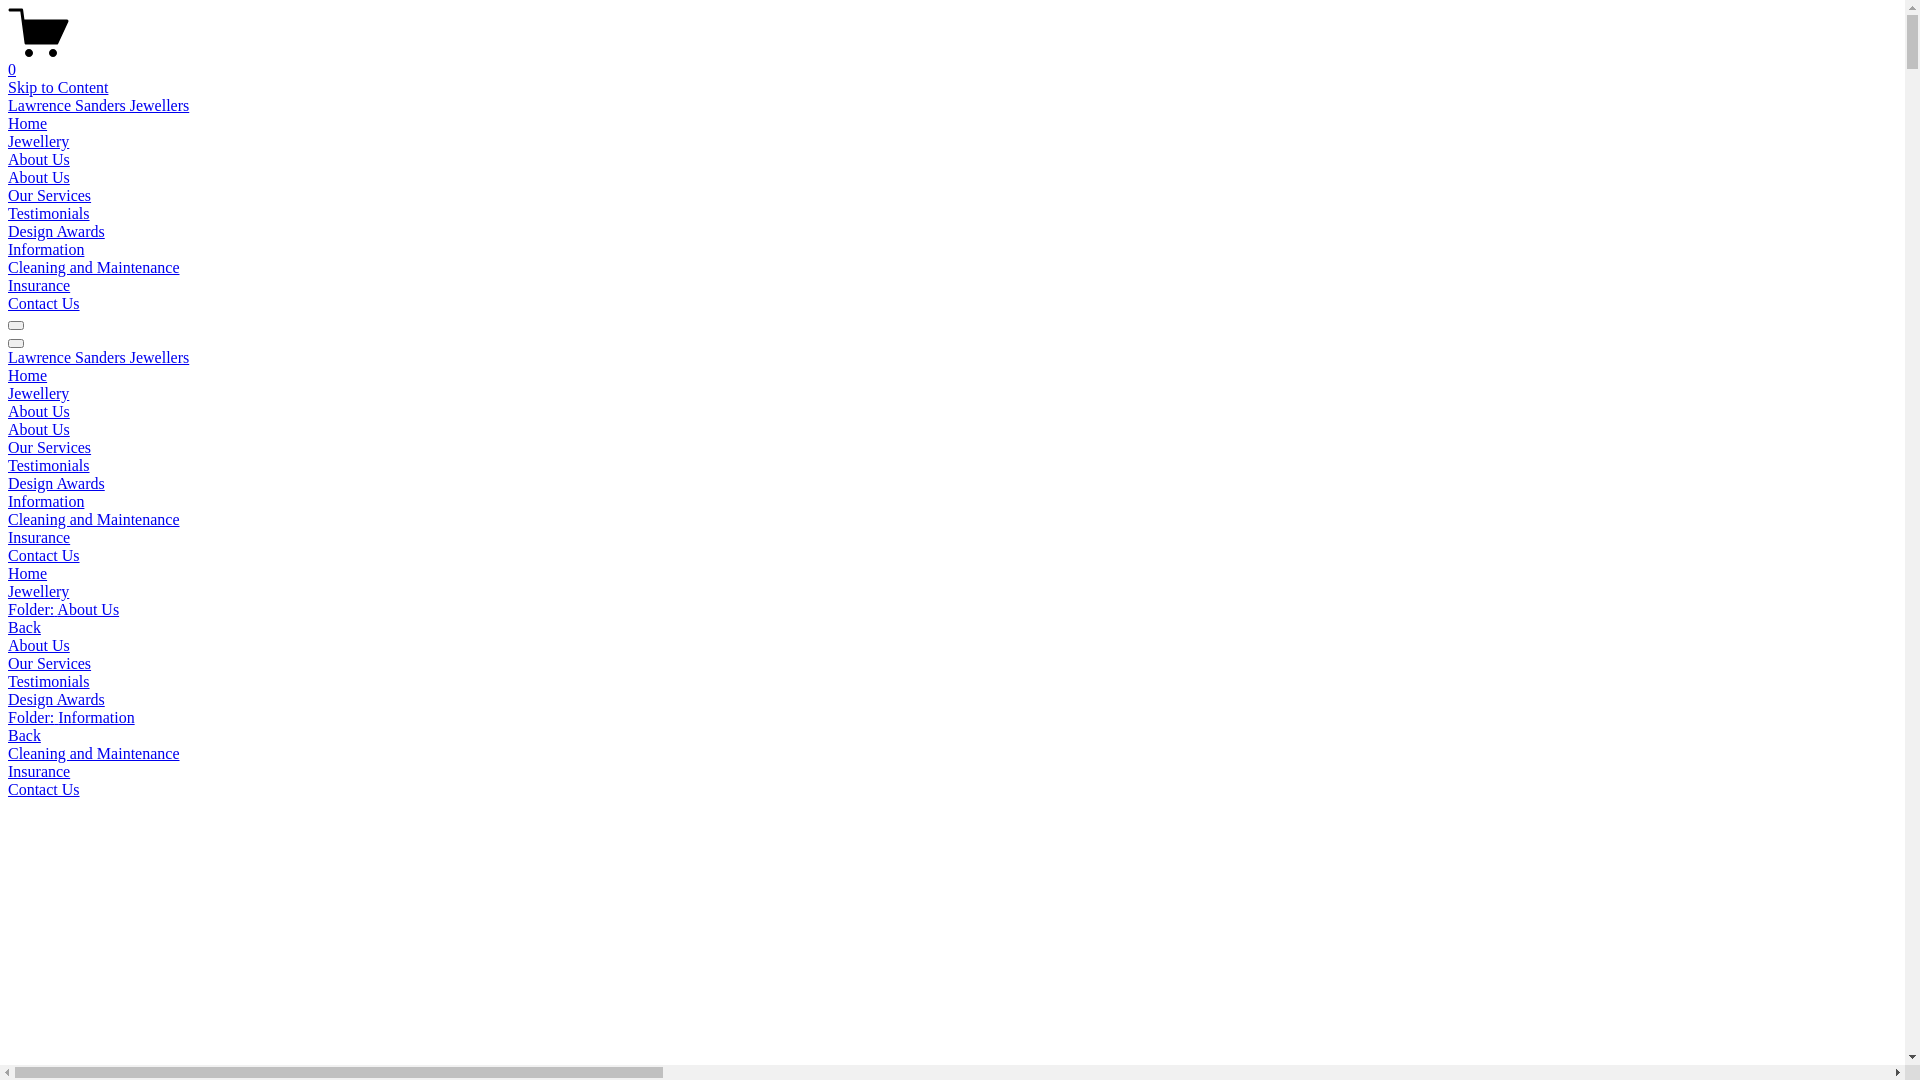 Image resolution: width=1920 pixels, height=1080 pixels. What do you see at coordinates (951, 590) in the screenshot?
I see `'Jewellery'` at bounding box center [951, 590].